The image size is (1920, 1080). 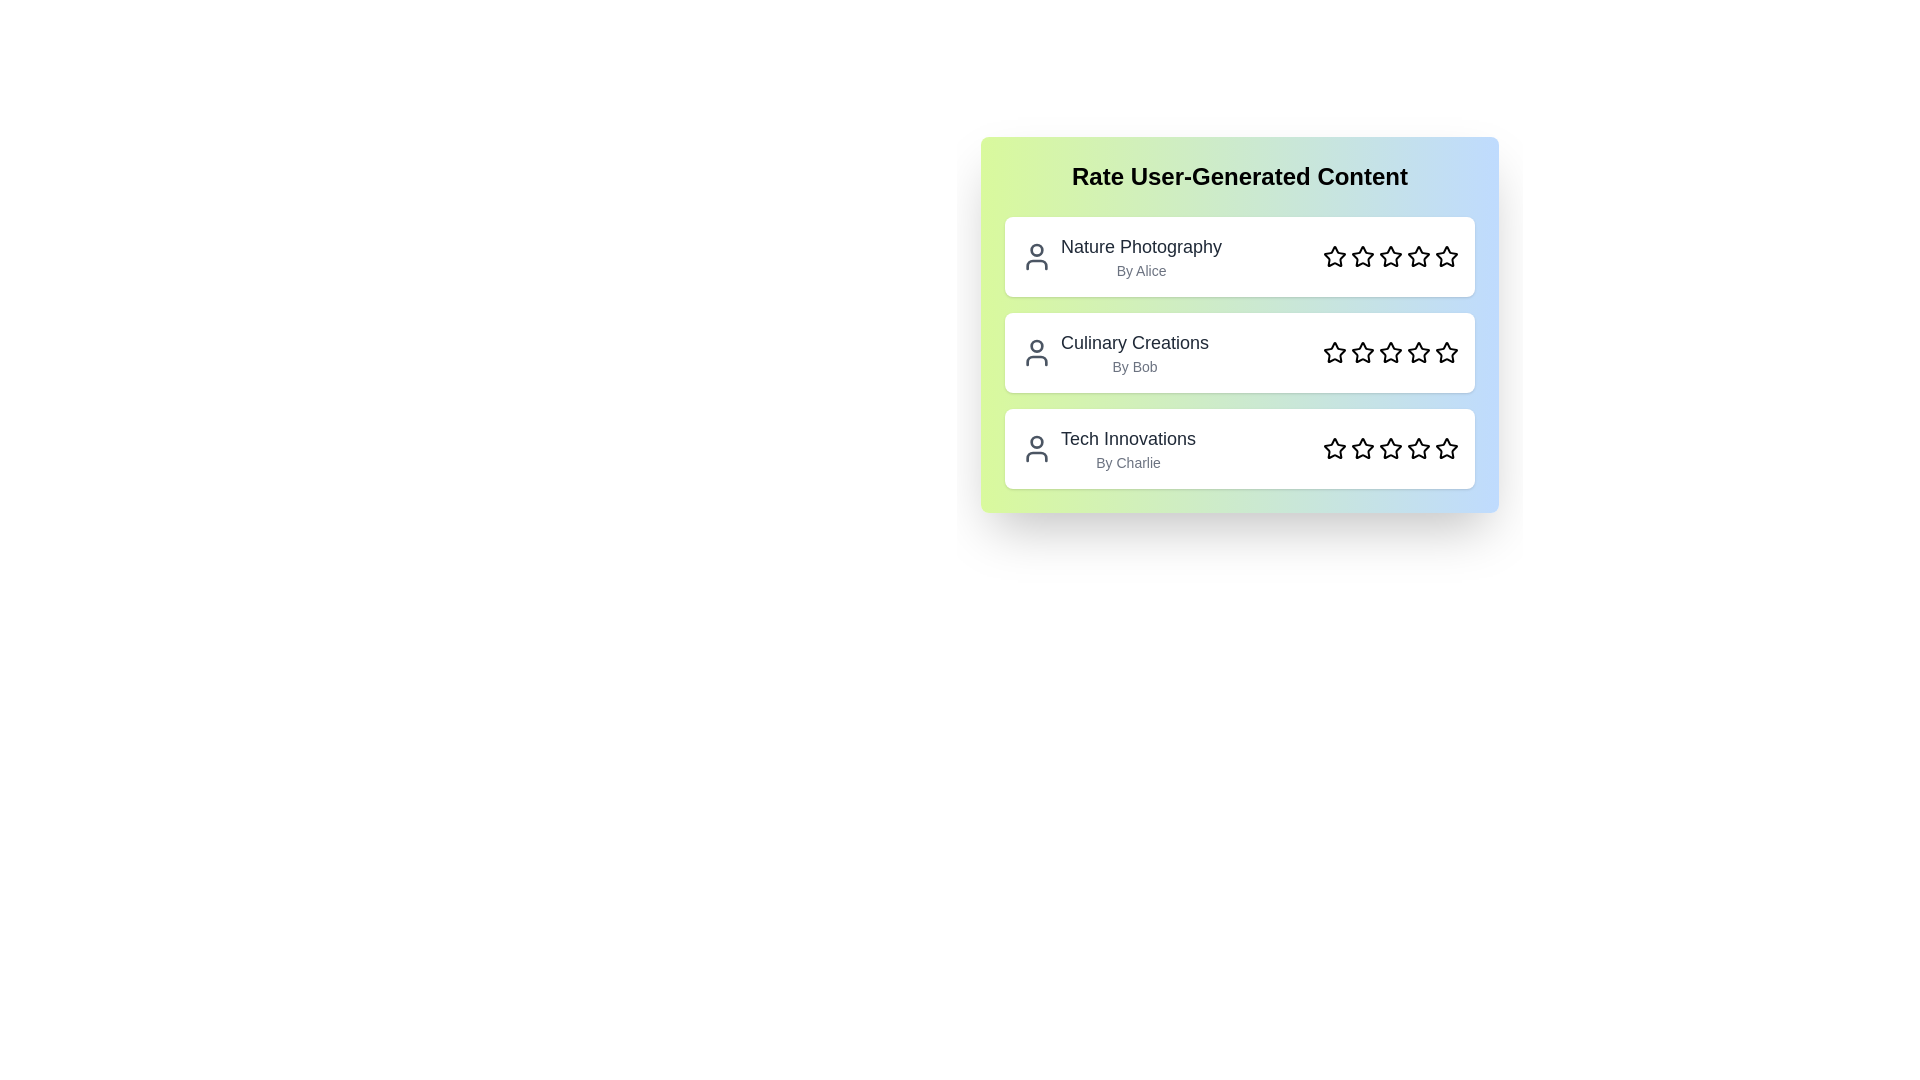 What do you see at coordinates (1390, 352) in the screenshot?
I see `the star corresponding to the rating 3 for the content Culinary Creations` at bounding box center [1390, 352].